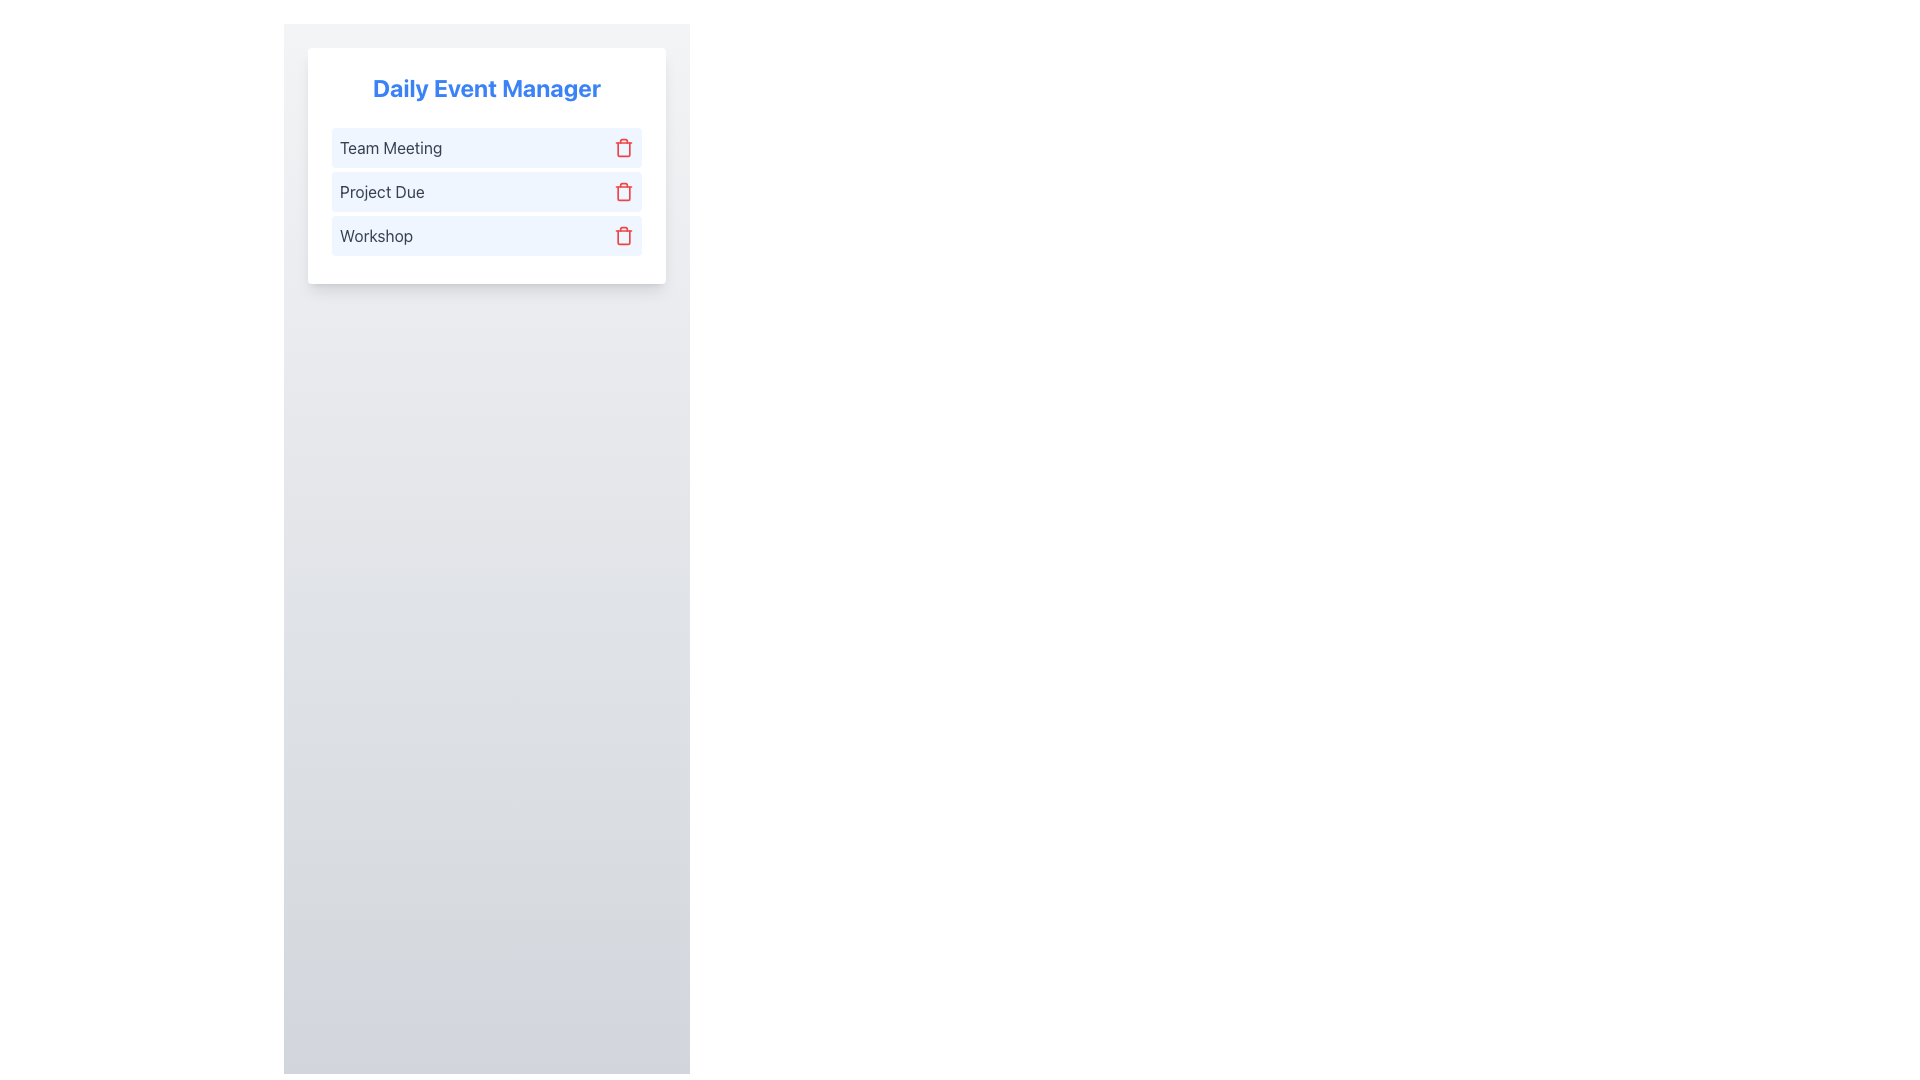 Image resolution: width=1920 pixels, height=1080 pixels. Describe the element at coordinates (623, 146) in the screenshot. I see `the red trash can icon located to the right of the 'Team Meeting' text` at that location.